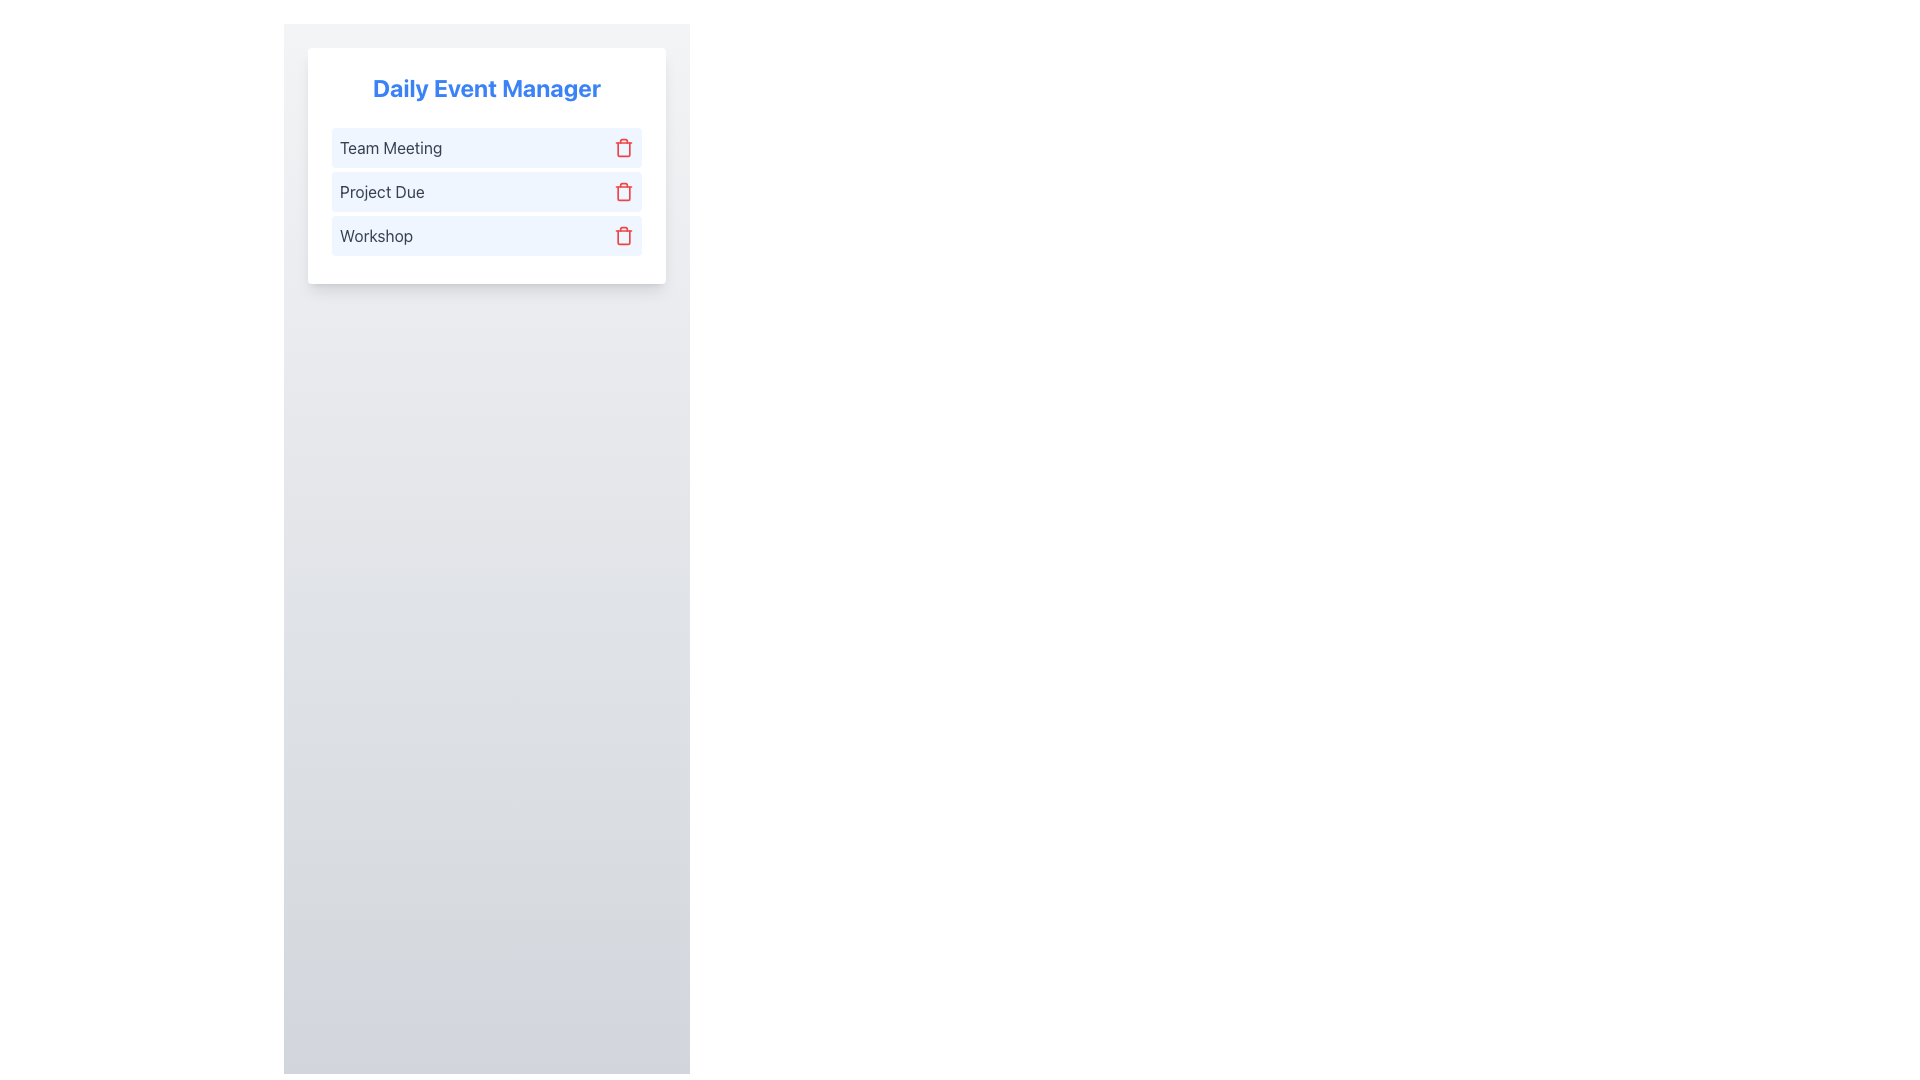 Image resolution: width=1920 pixels, height=1080 pixels. Describe the element at coordinates (623, 146) in the screenshot. I see `the red trash can icon located to the right of the 'Team Meeting' text` at that location.